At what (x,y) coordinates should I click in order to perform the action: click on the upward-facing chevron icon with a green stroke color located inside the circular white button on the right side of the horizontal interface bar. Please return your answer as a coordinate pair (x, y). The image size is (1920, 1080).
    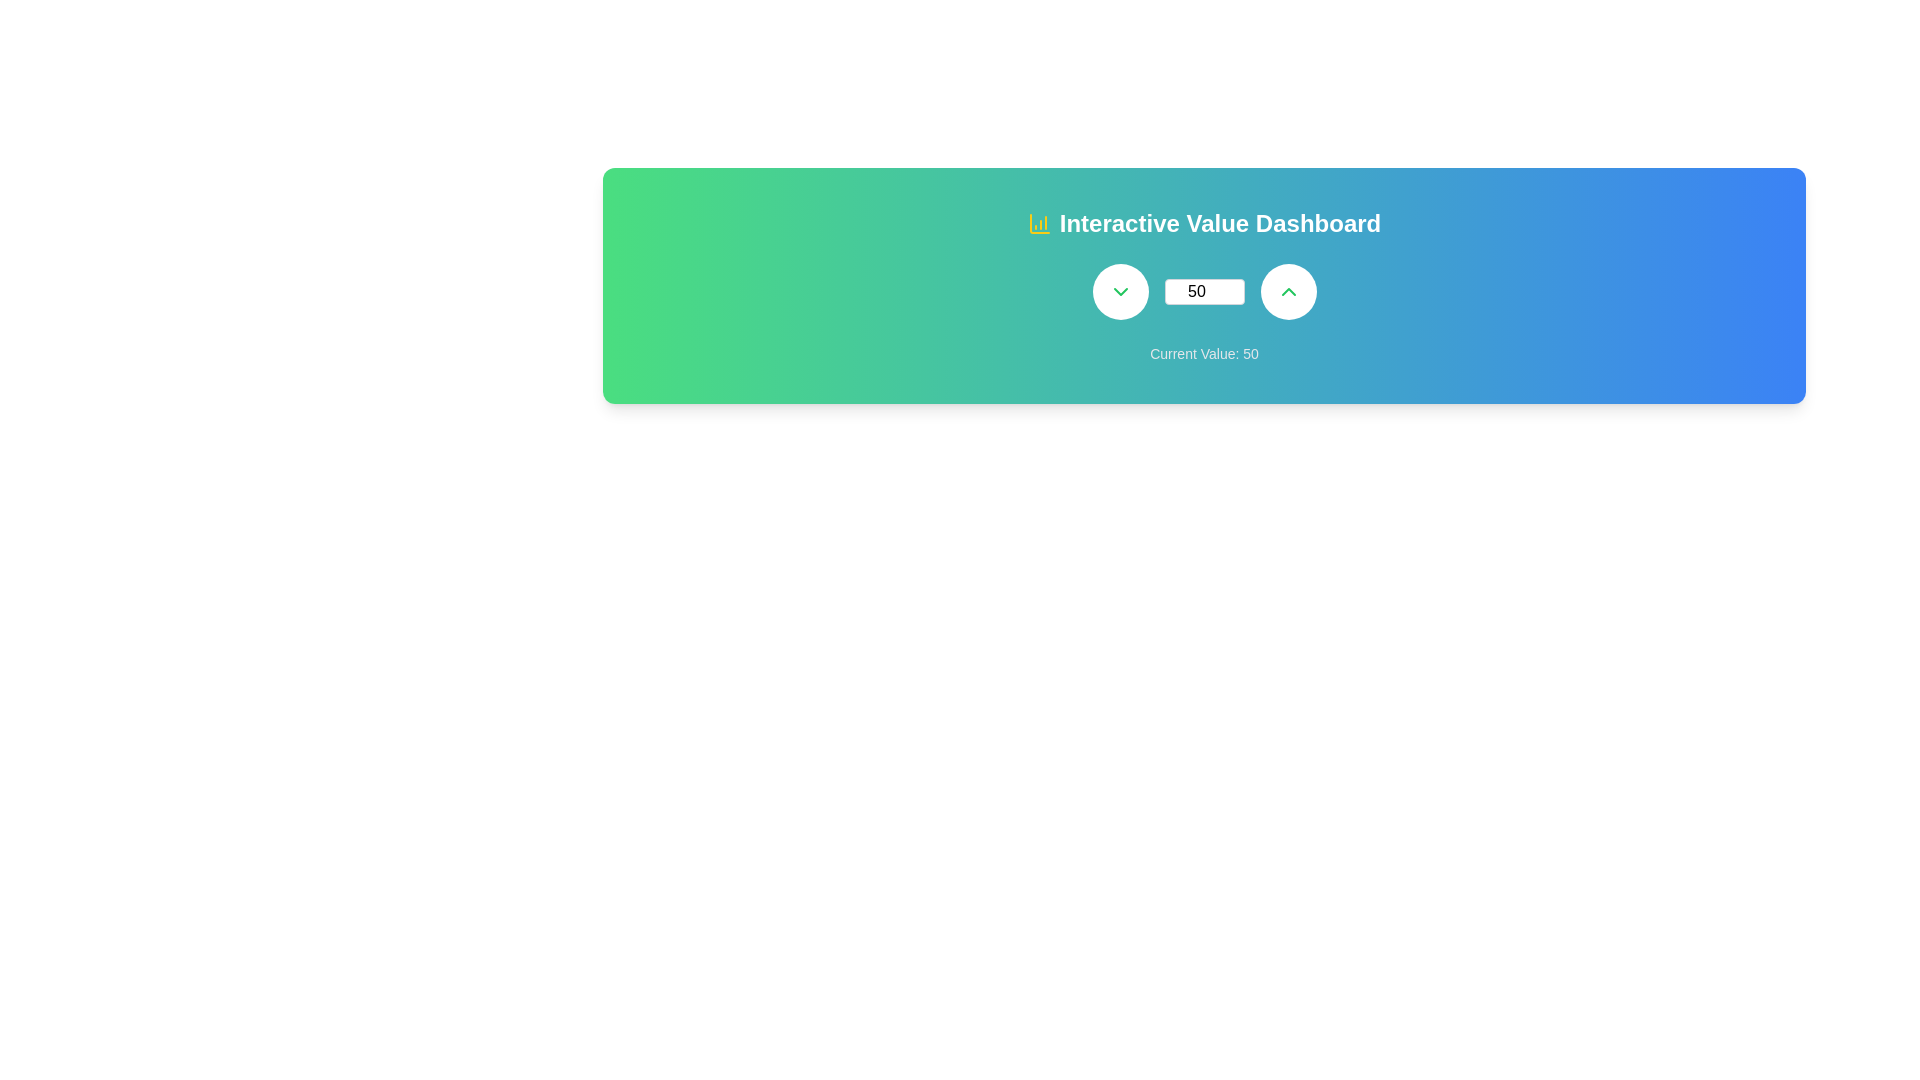
    Looking at the image, I should click on (1288, 292).